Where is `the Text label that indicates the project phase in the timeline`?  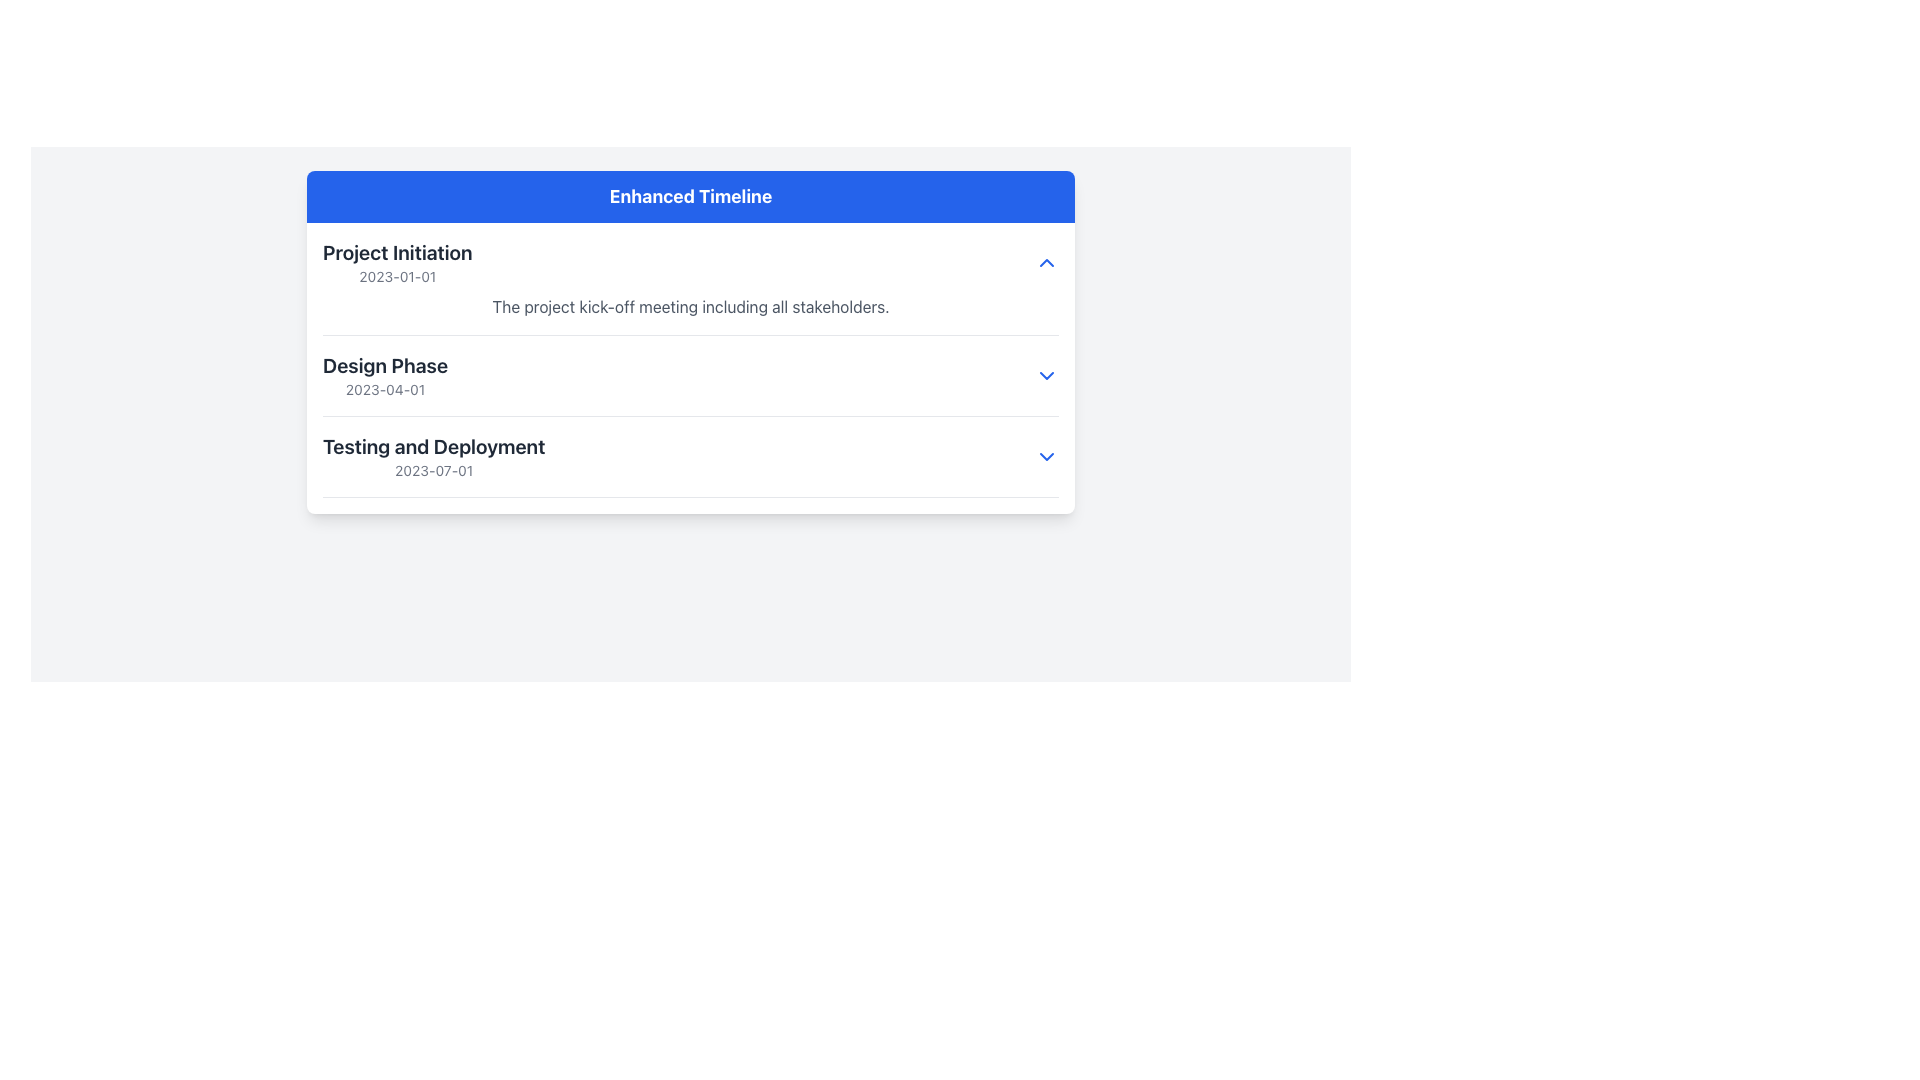
the Text label that indicates the project phase in the timeline is located at coordinates (385, 366).